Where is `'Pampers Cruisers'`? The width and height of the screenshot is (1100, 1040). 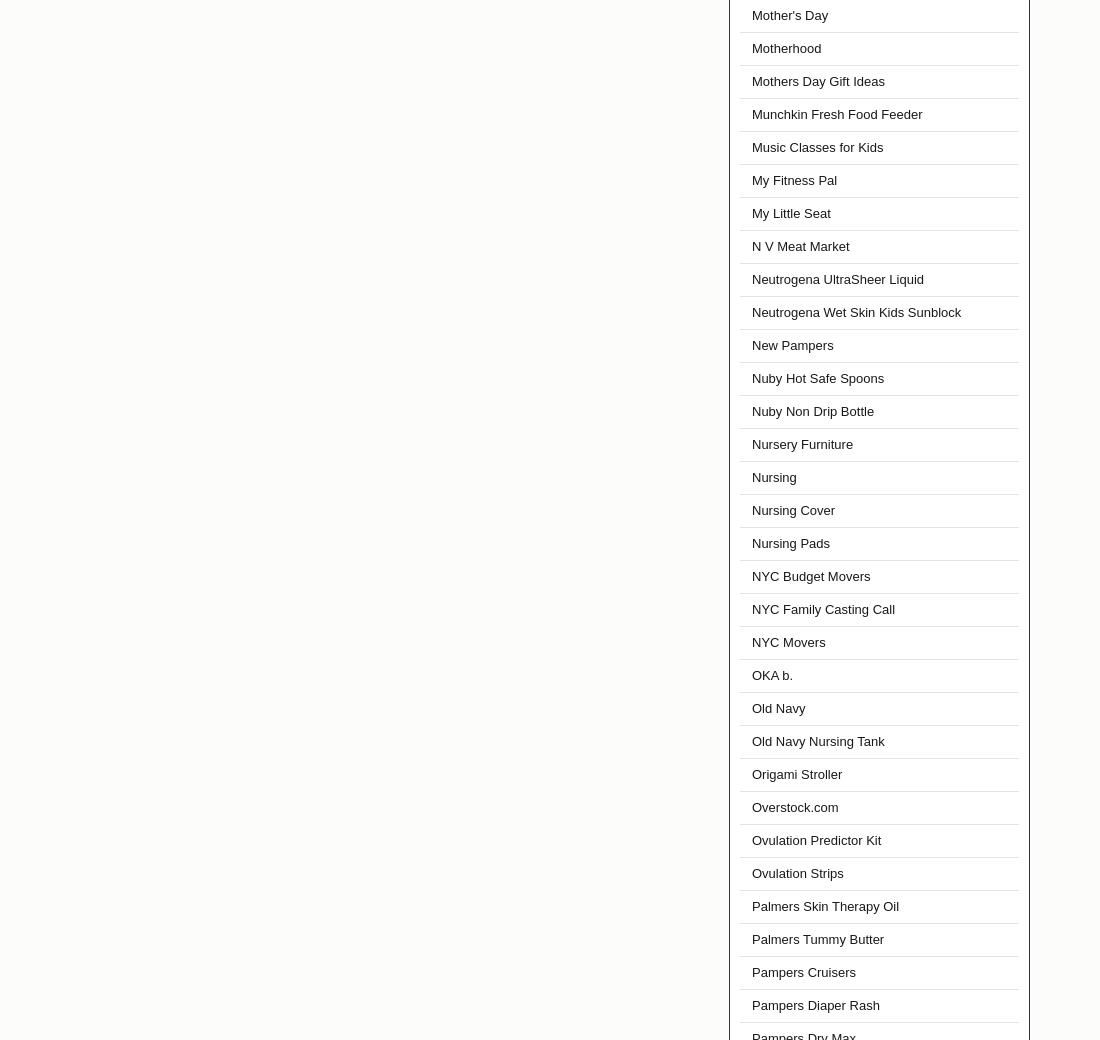
'Pampers Cruisers' is located at coordinates (803, 972).